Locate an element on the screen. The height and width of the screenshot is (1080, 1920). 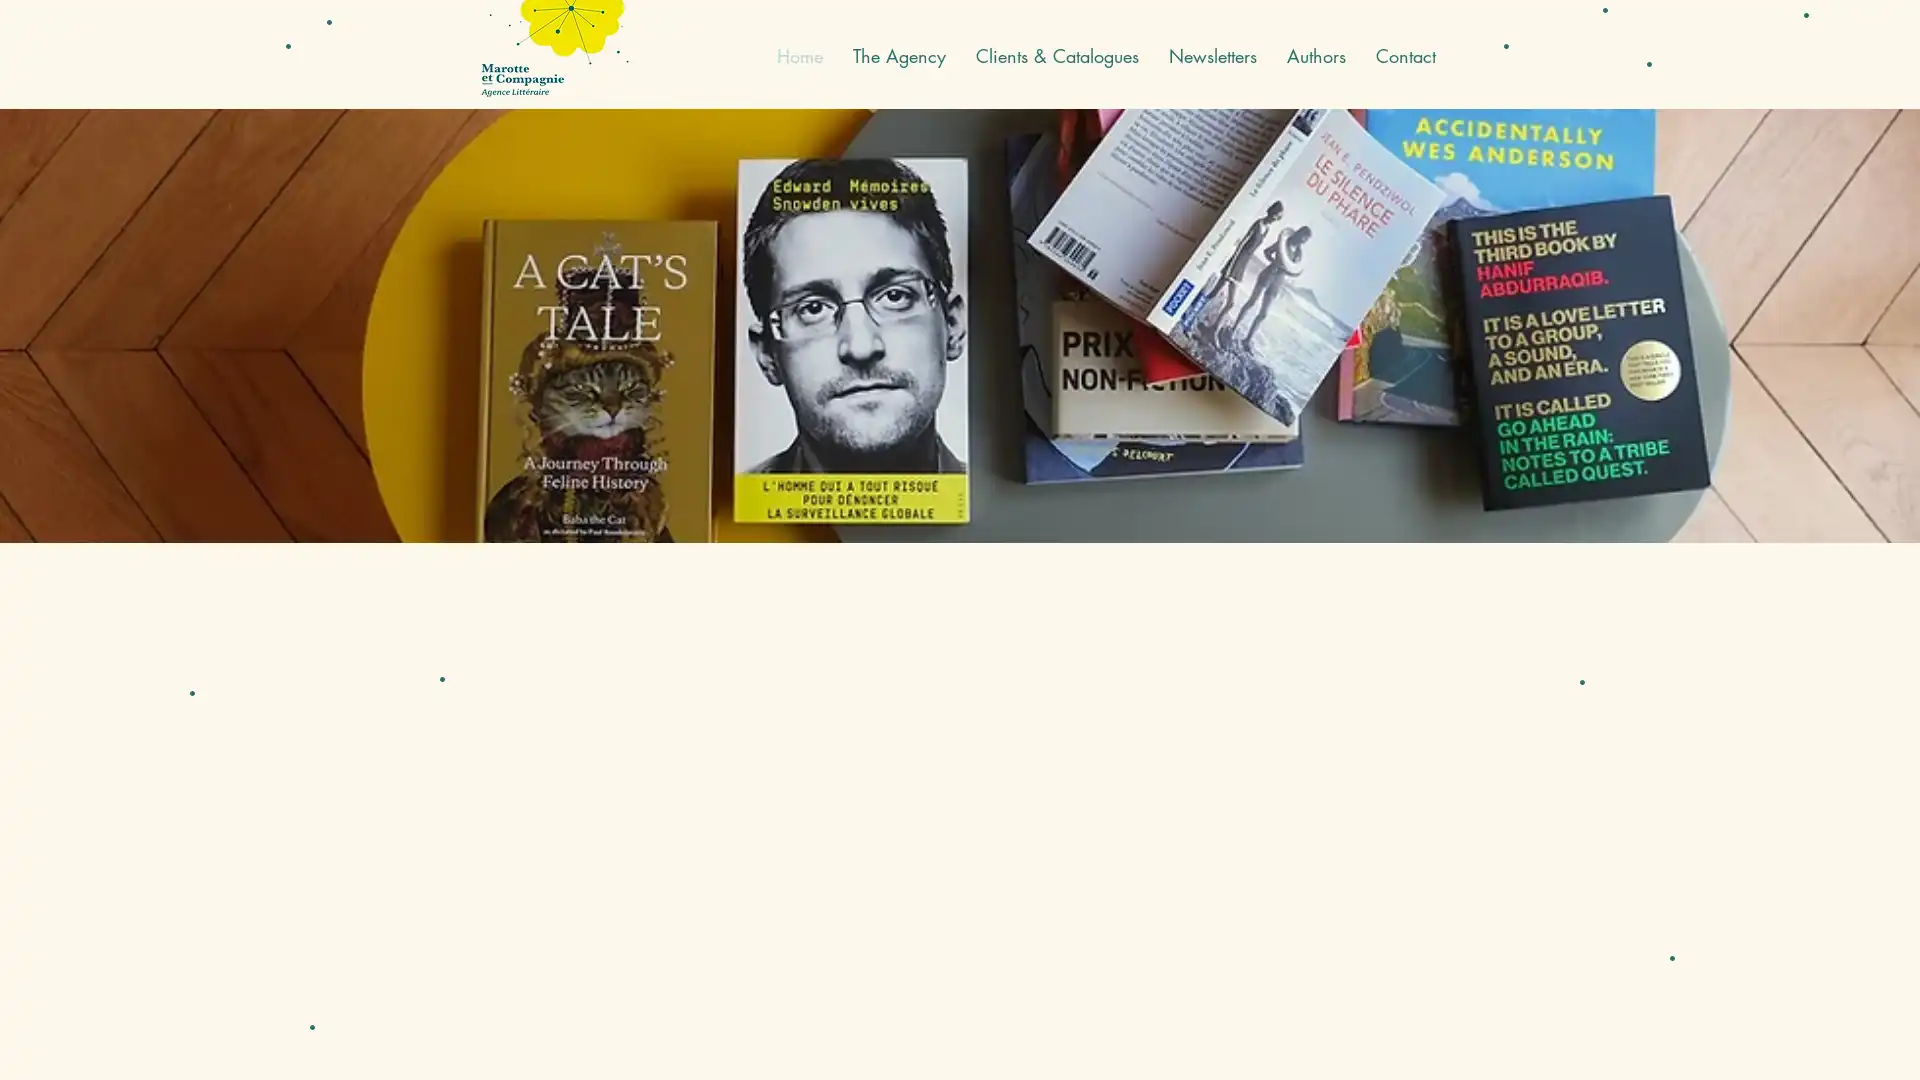
English is located at coordinates (713, 55).